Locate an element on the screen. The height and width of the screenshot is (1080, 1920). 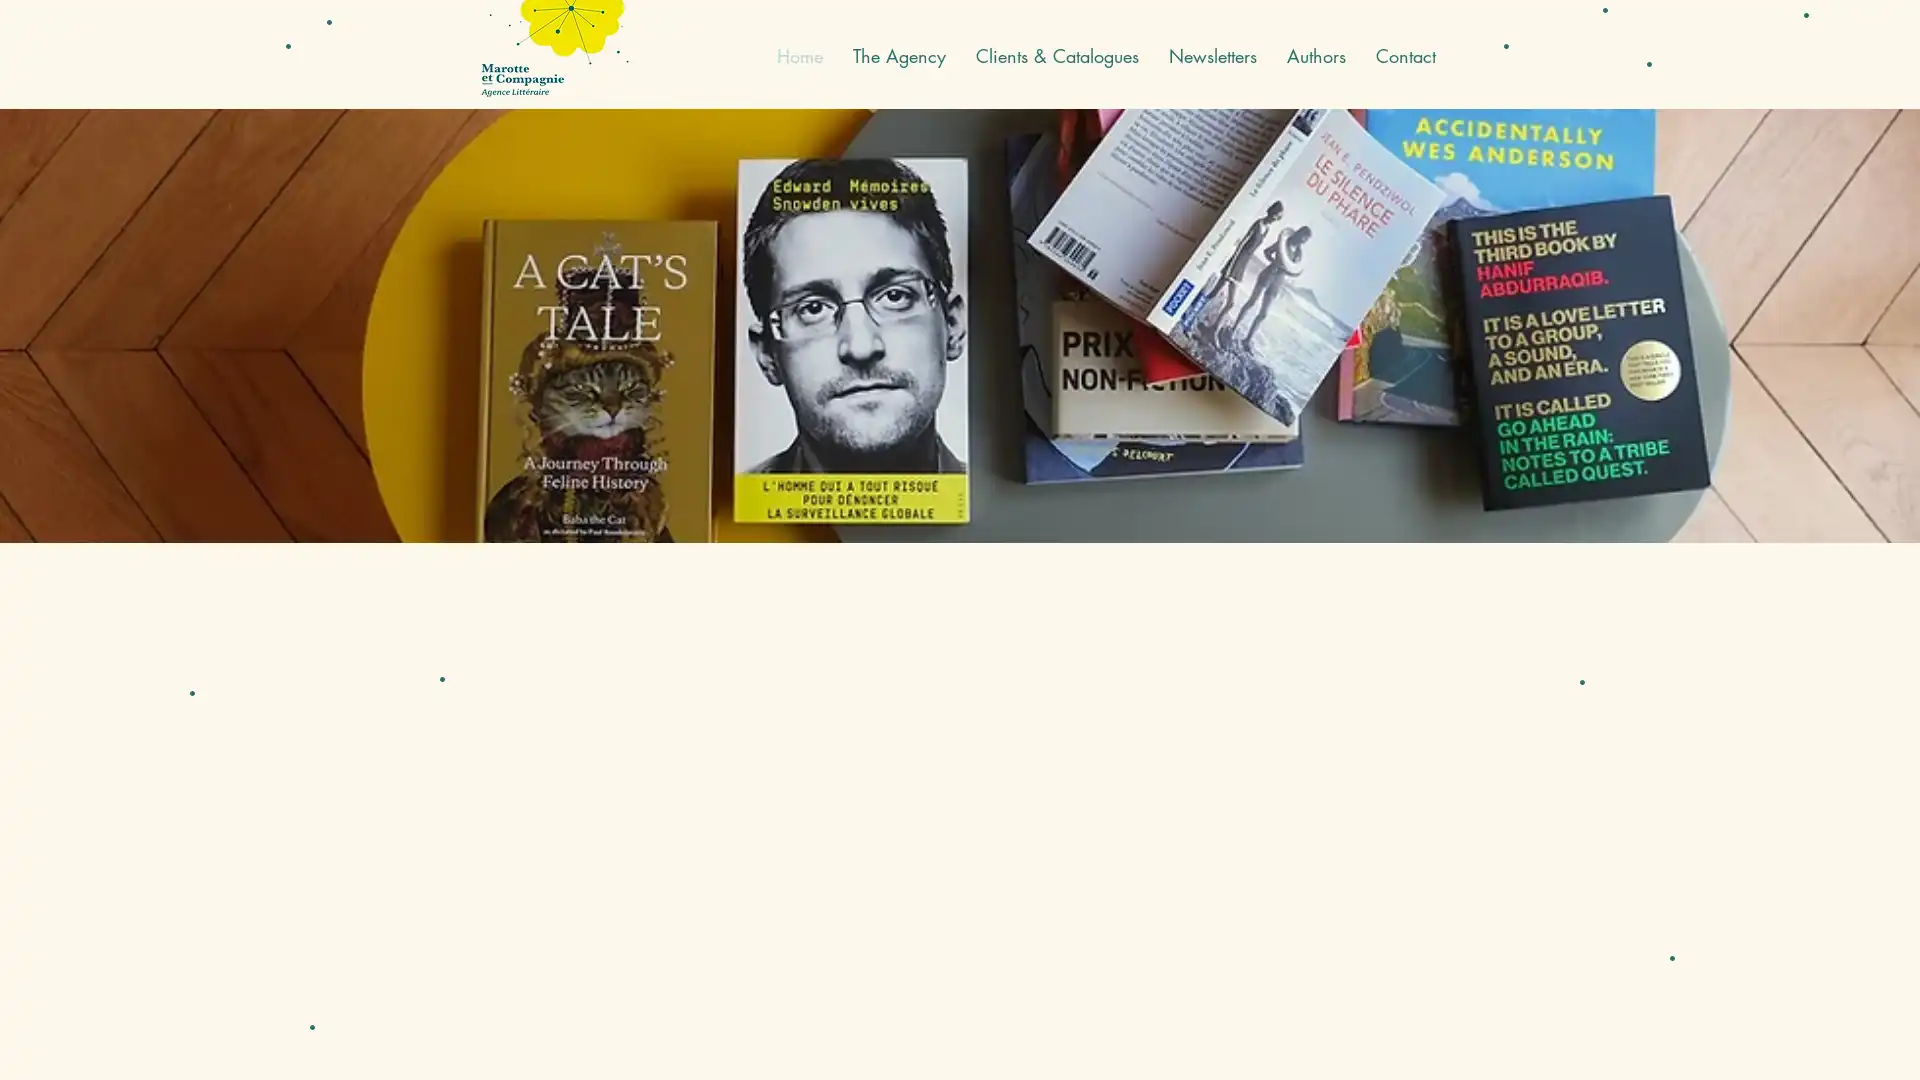
English is located at coordinates (713, 55).